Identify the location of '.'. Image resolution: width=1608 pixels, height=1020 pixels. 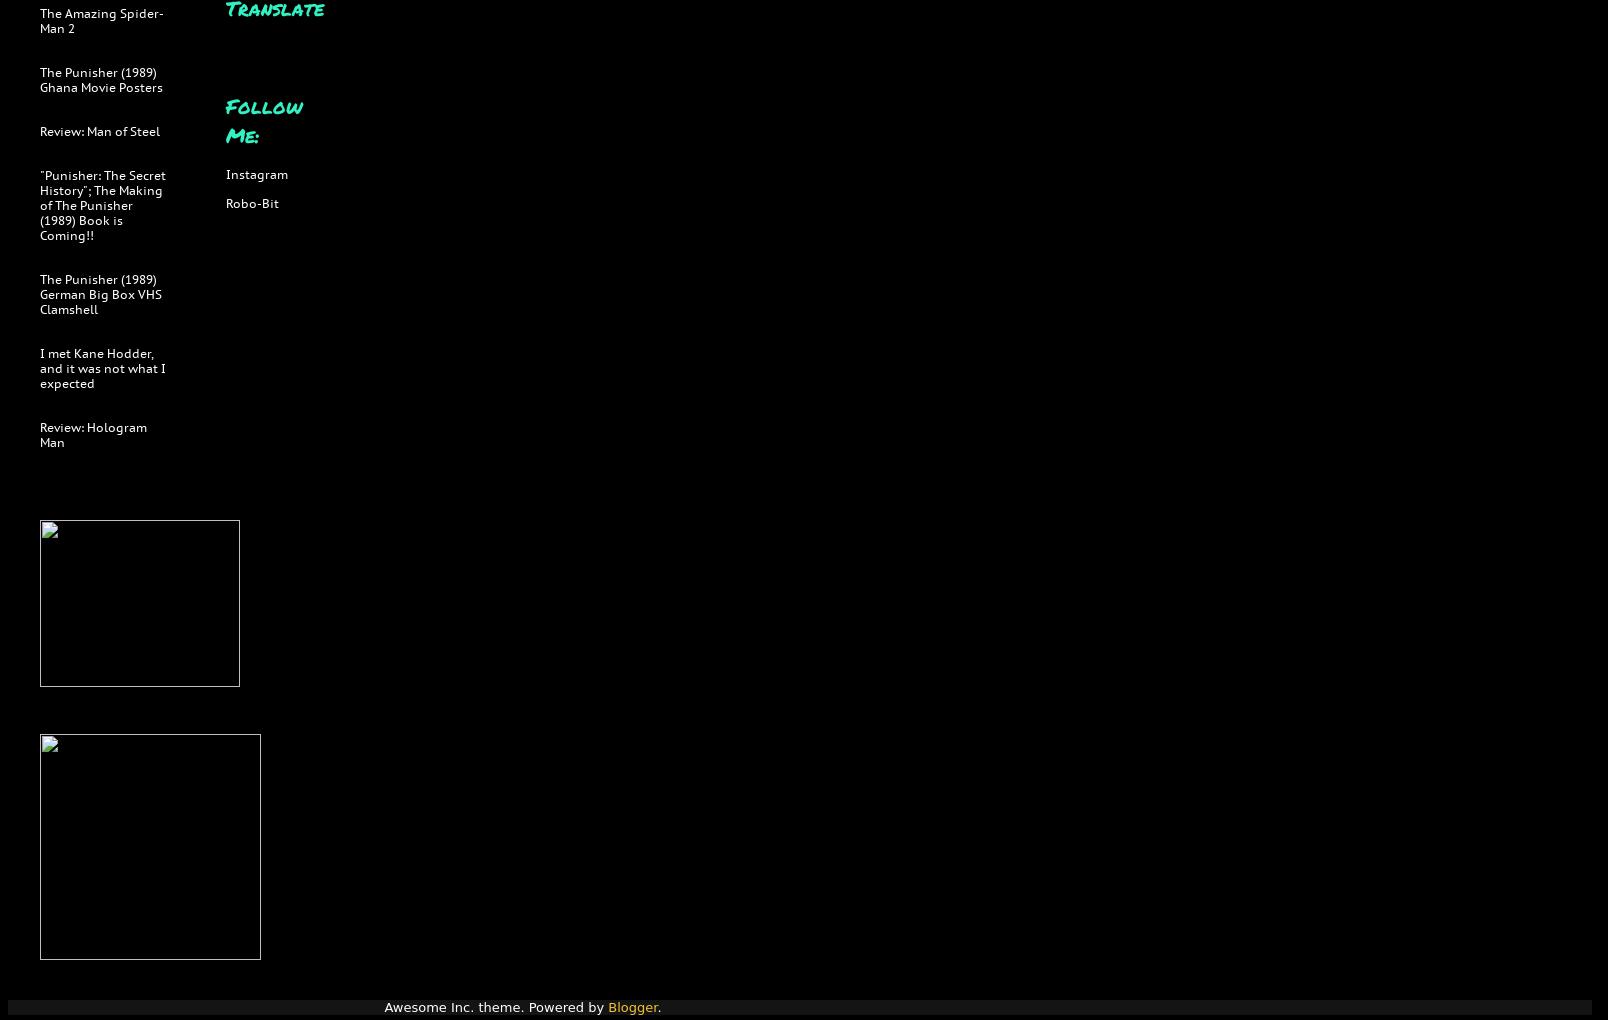
(658, 1007).